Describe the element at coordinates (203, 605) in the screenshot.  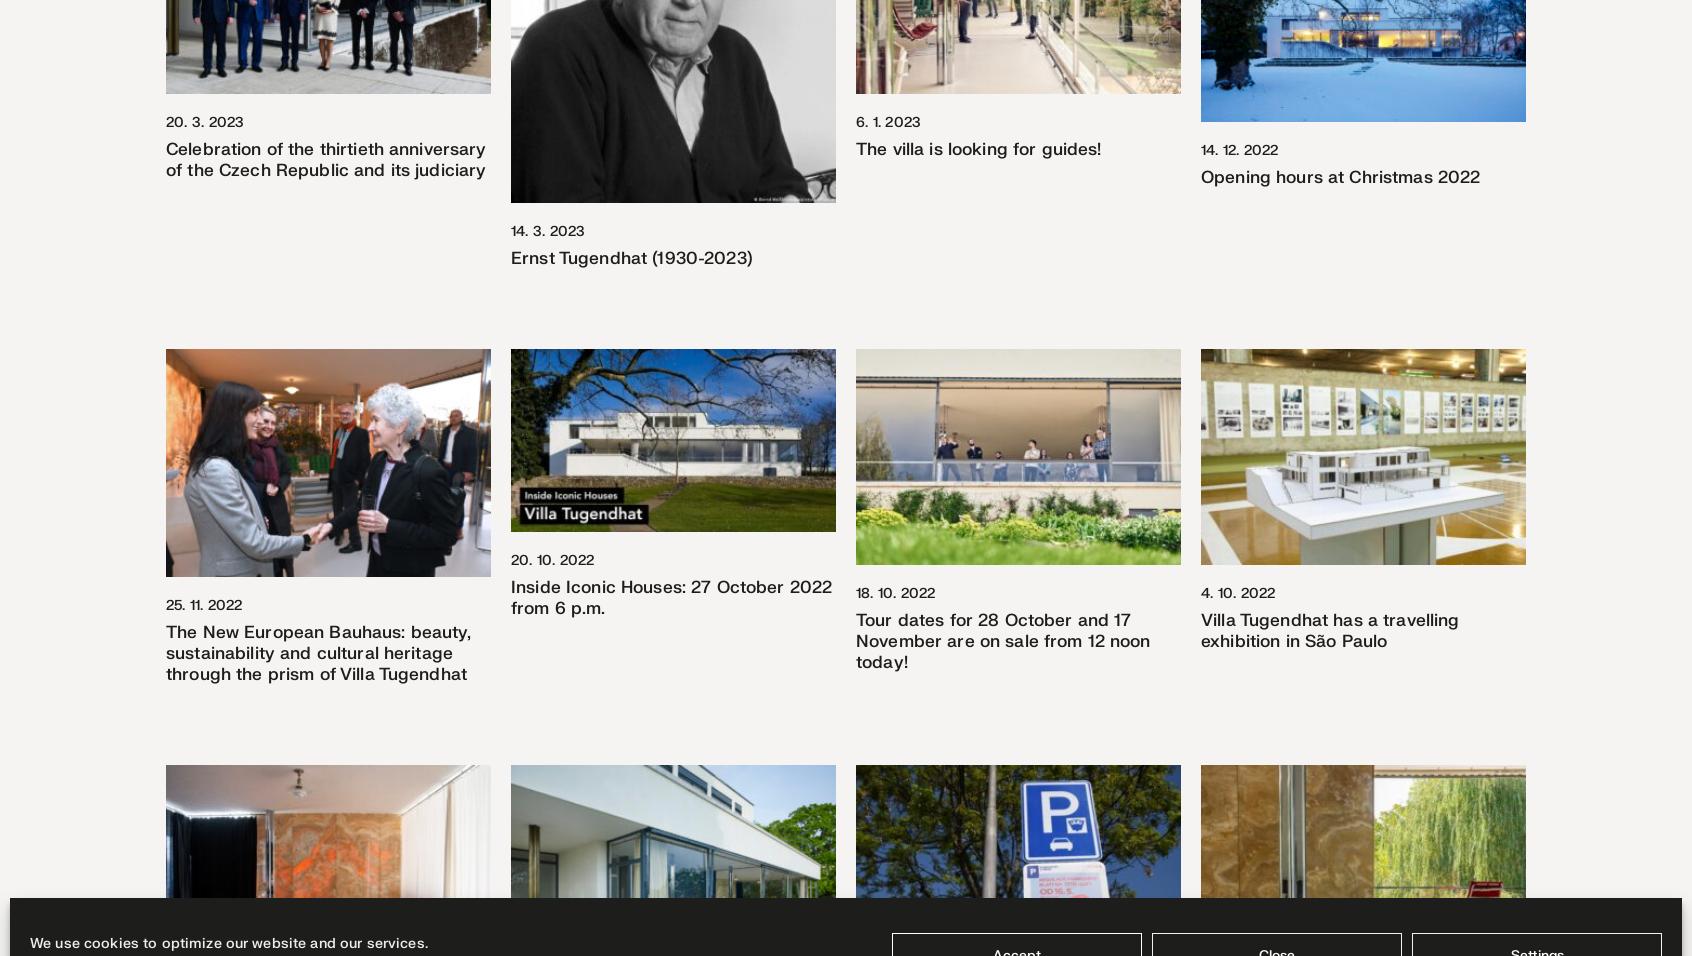
I see `'25. 11. 2022'` at that location.